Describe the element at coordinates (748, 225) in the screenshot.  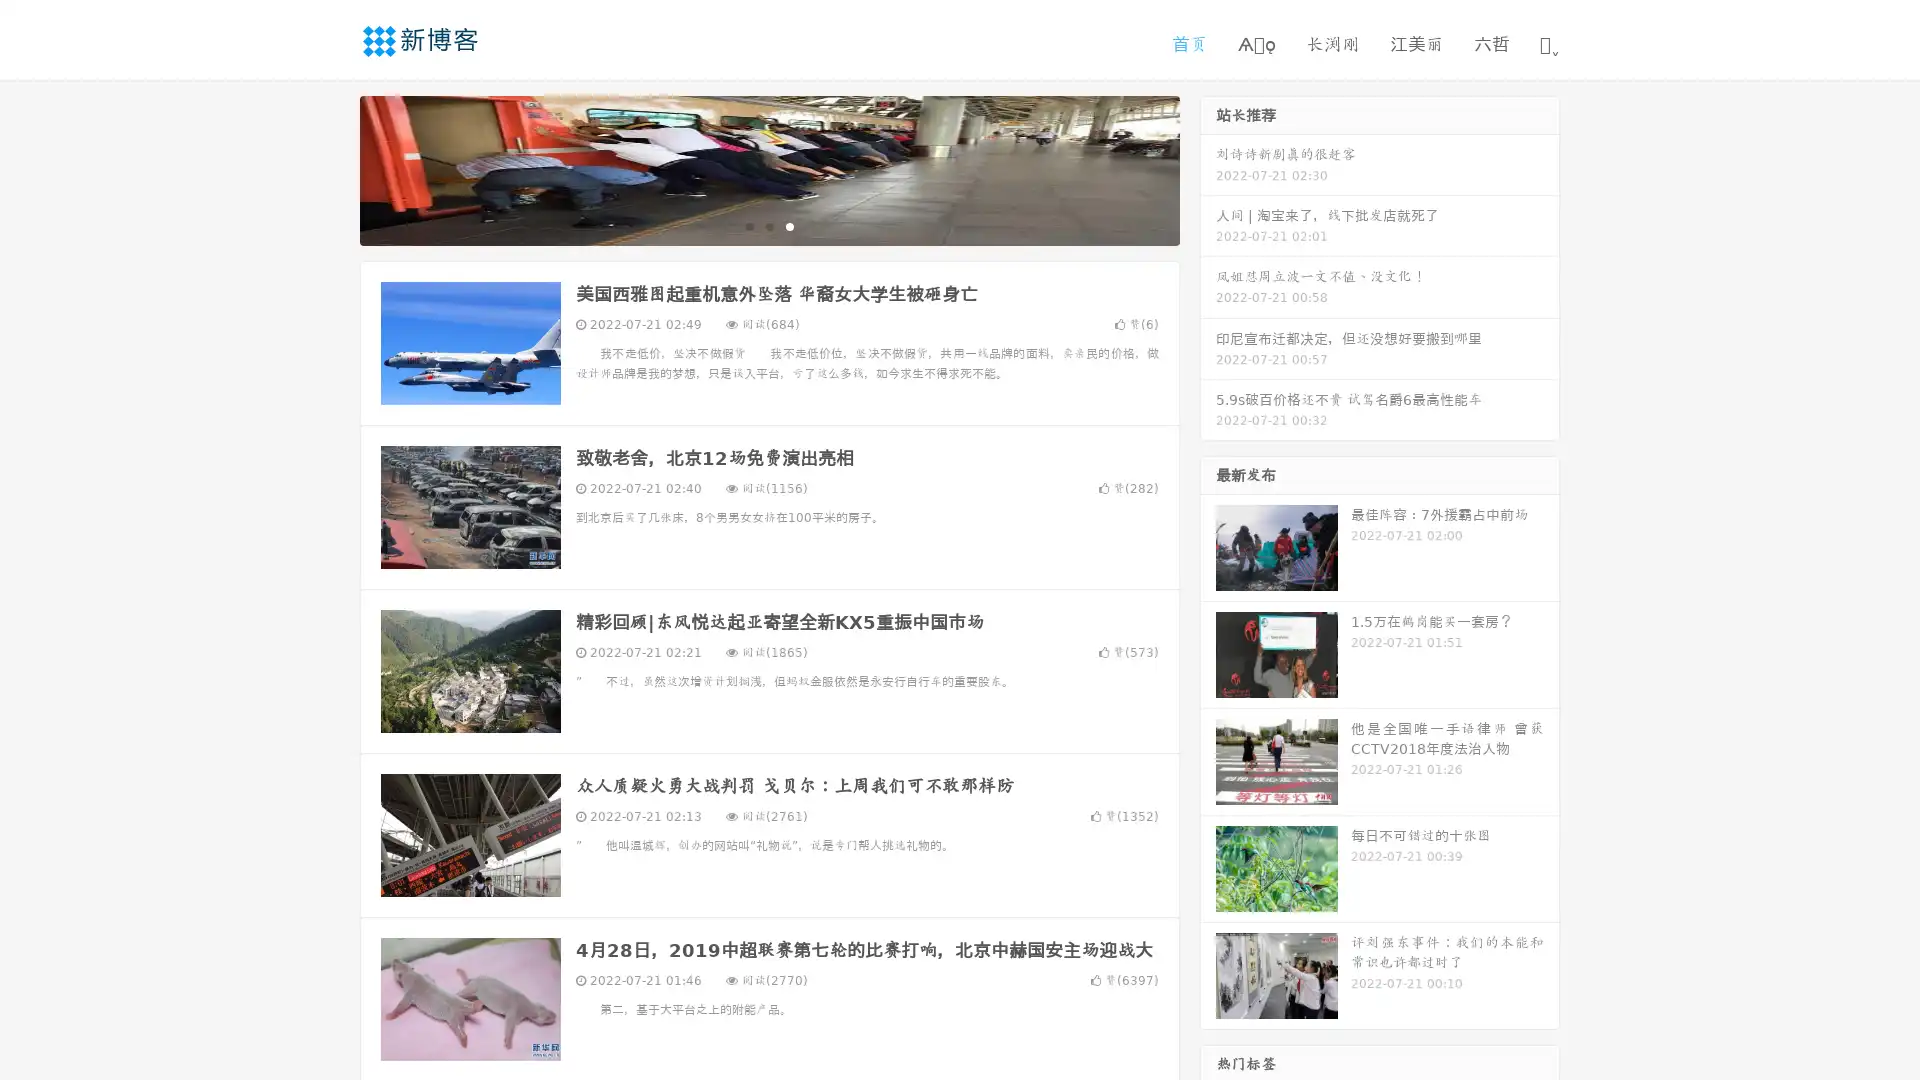
I see `Go to slide 1` at that location.